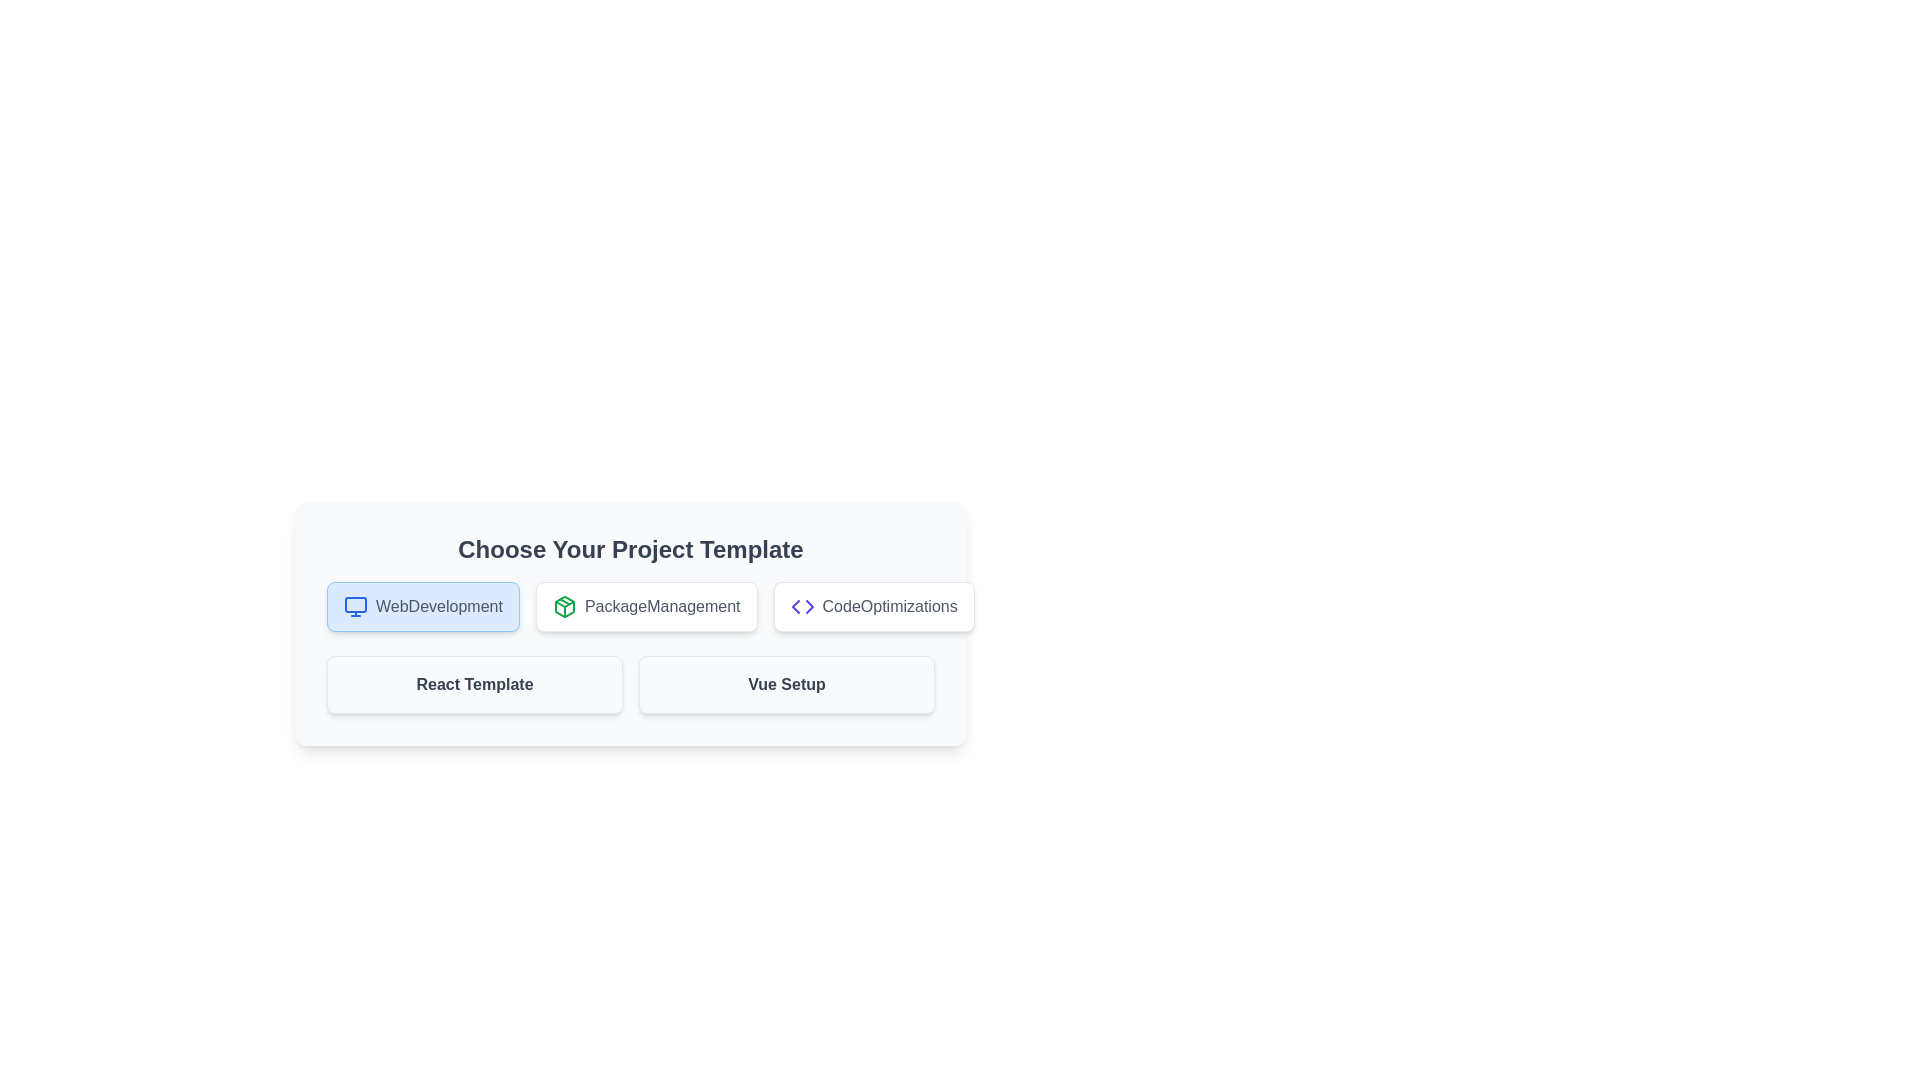 The image size is (1920, 1080). I want to click on the 'PackageManagement' button, which is the second button under the 'Choose Your Project Template' header, featuring a white background, light gray border, and a green package icon, so click(629, 623).